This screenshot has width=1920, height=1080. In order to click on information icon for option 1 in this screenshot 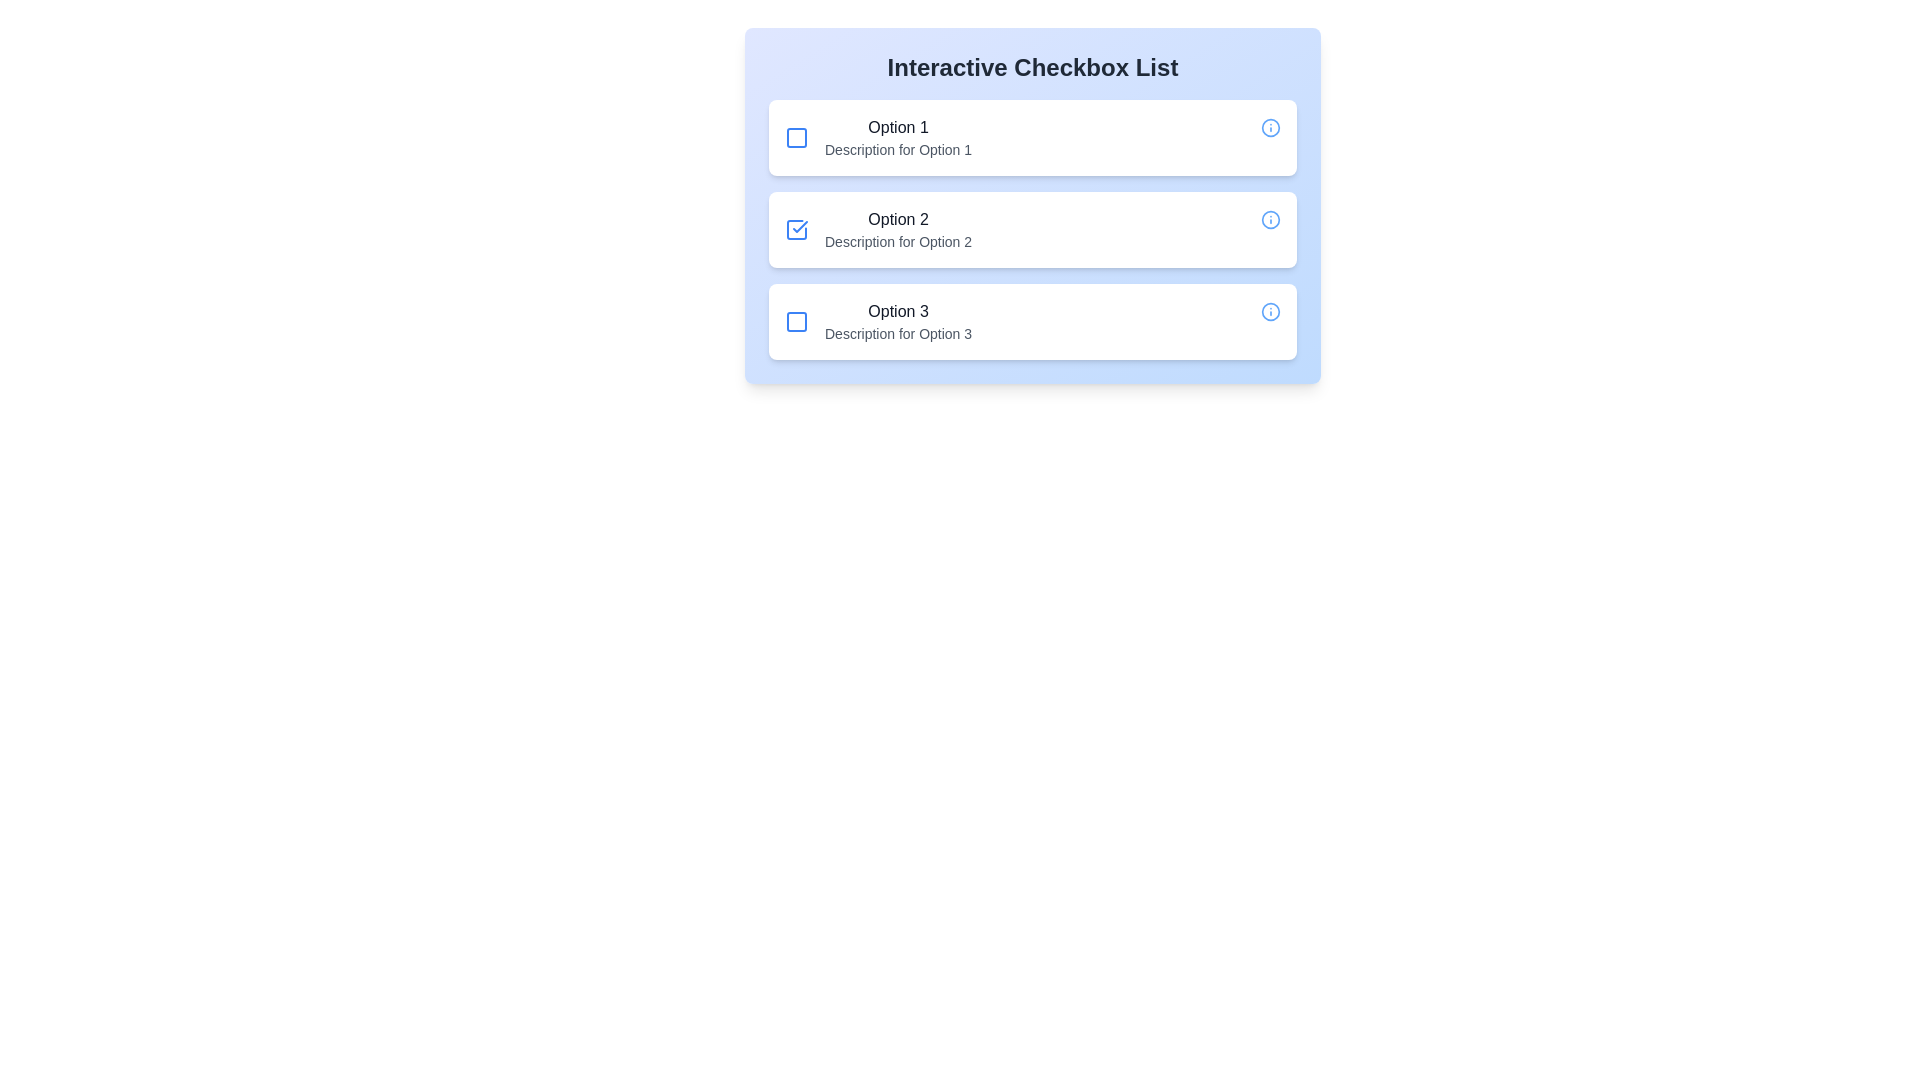, I will do `click(1270, 127)`.